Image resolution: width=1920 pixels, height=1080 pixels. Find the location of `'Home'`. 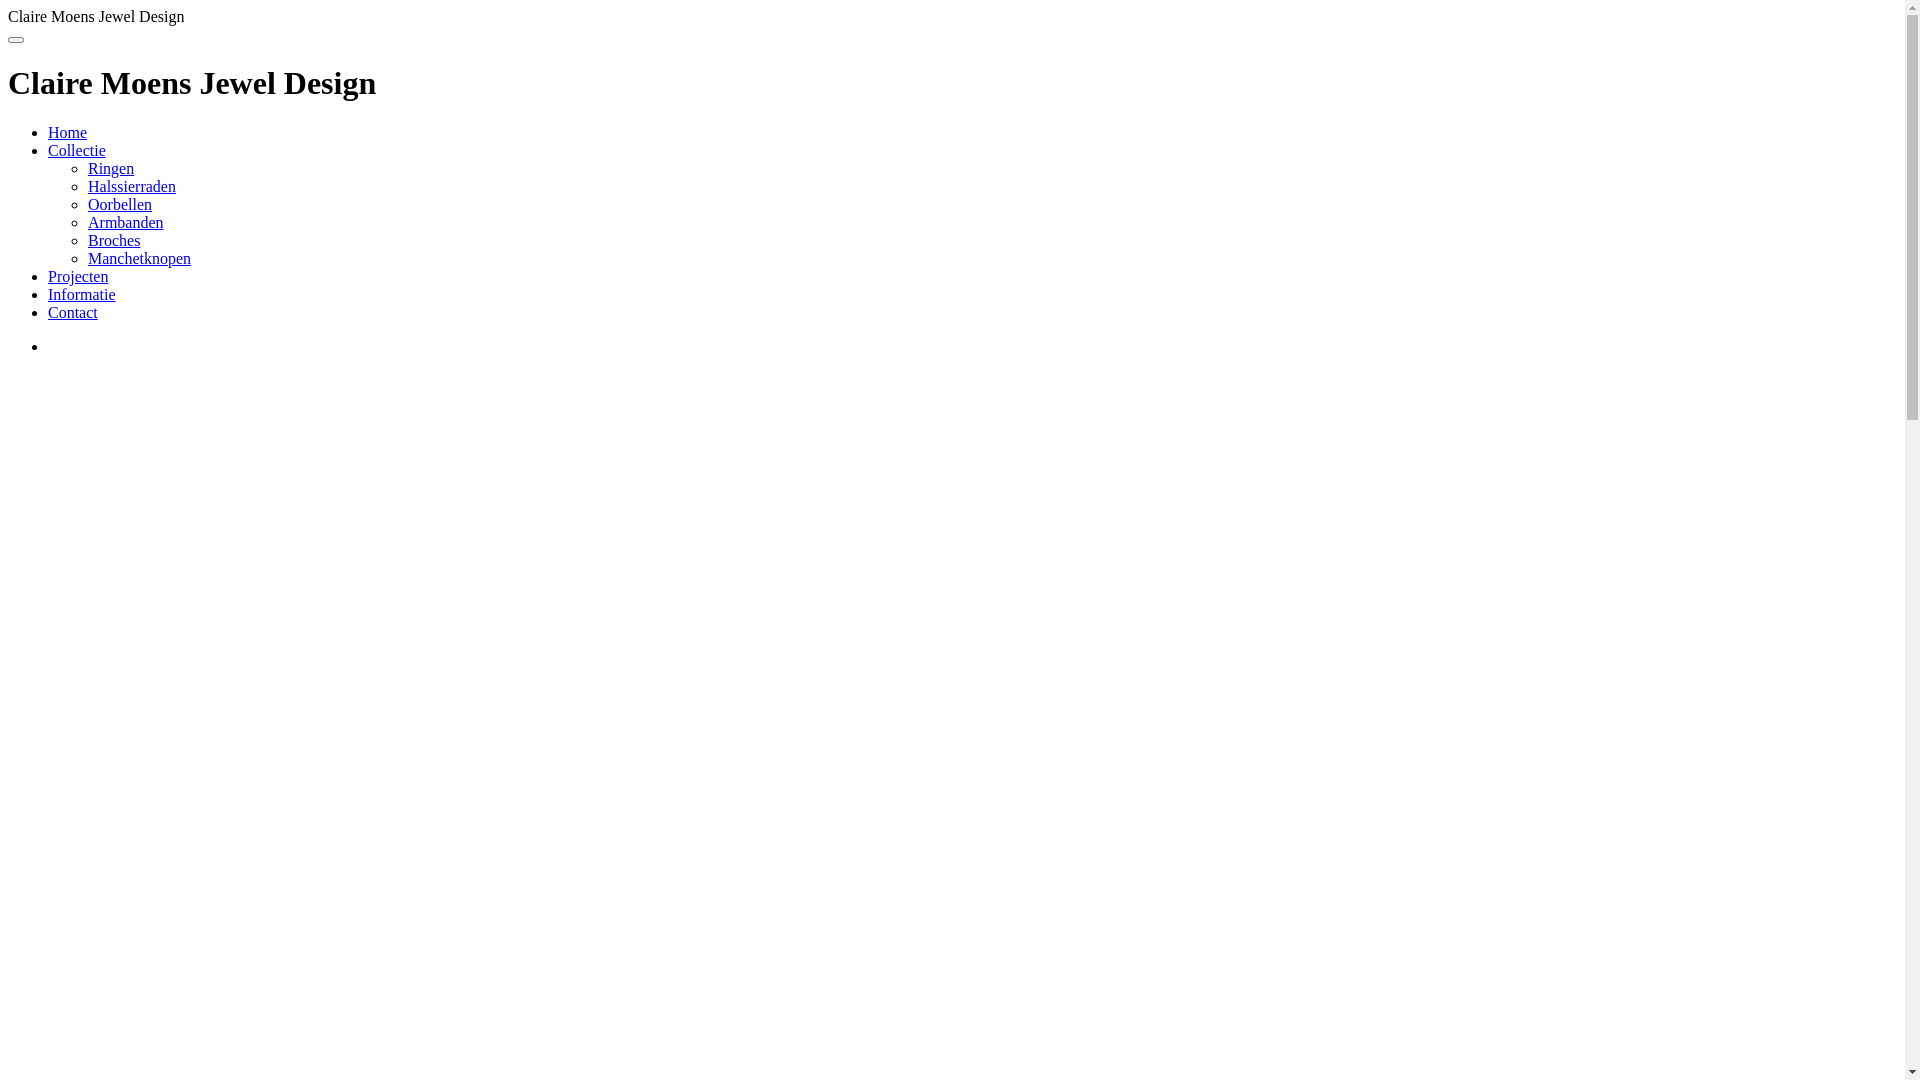

'Home' is located at coordinates (67, 132).